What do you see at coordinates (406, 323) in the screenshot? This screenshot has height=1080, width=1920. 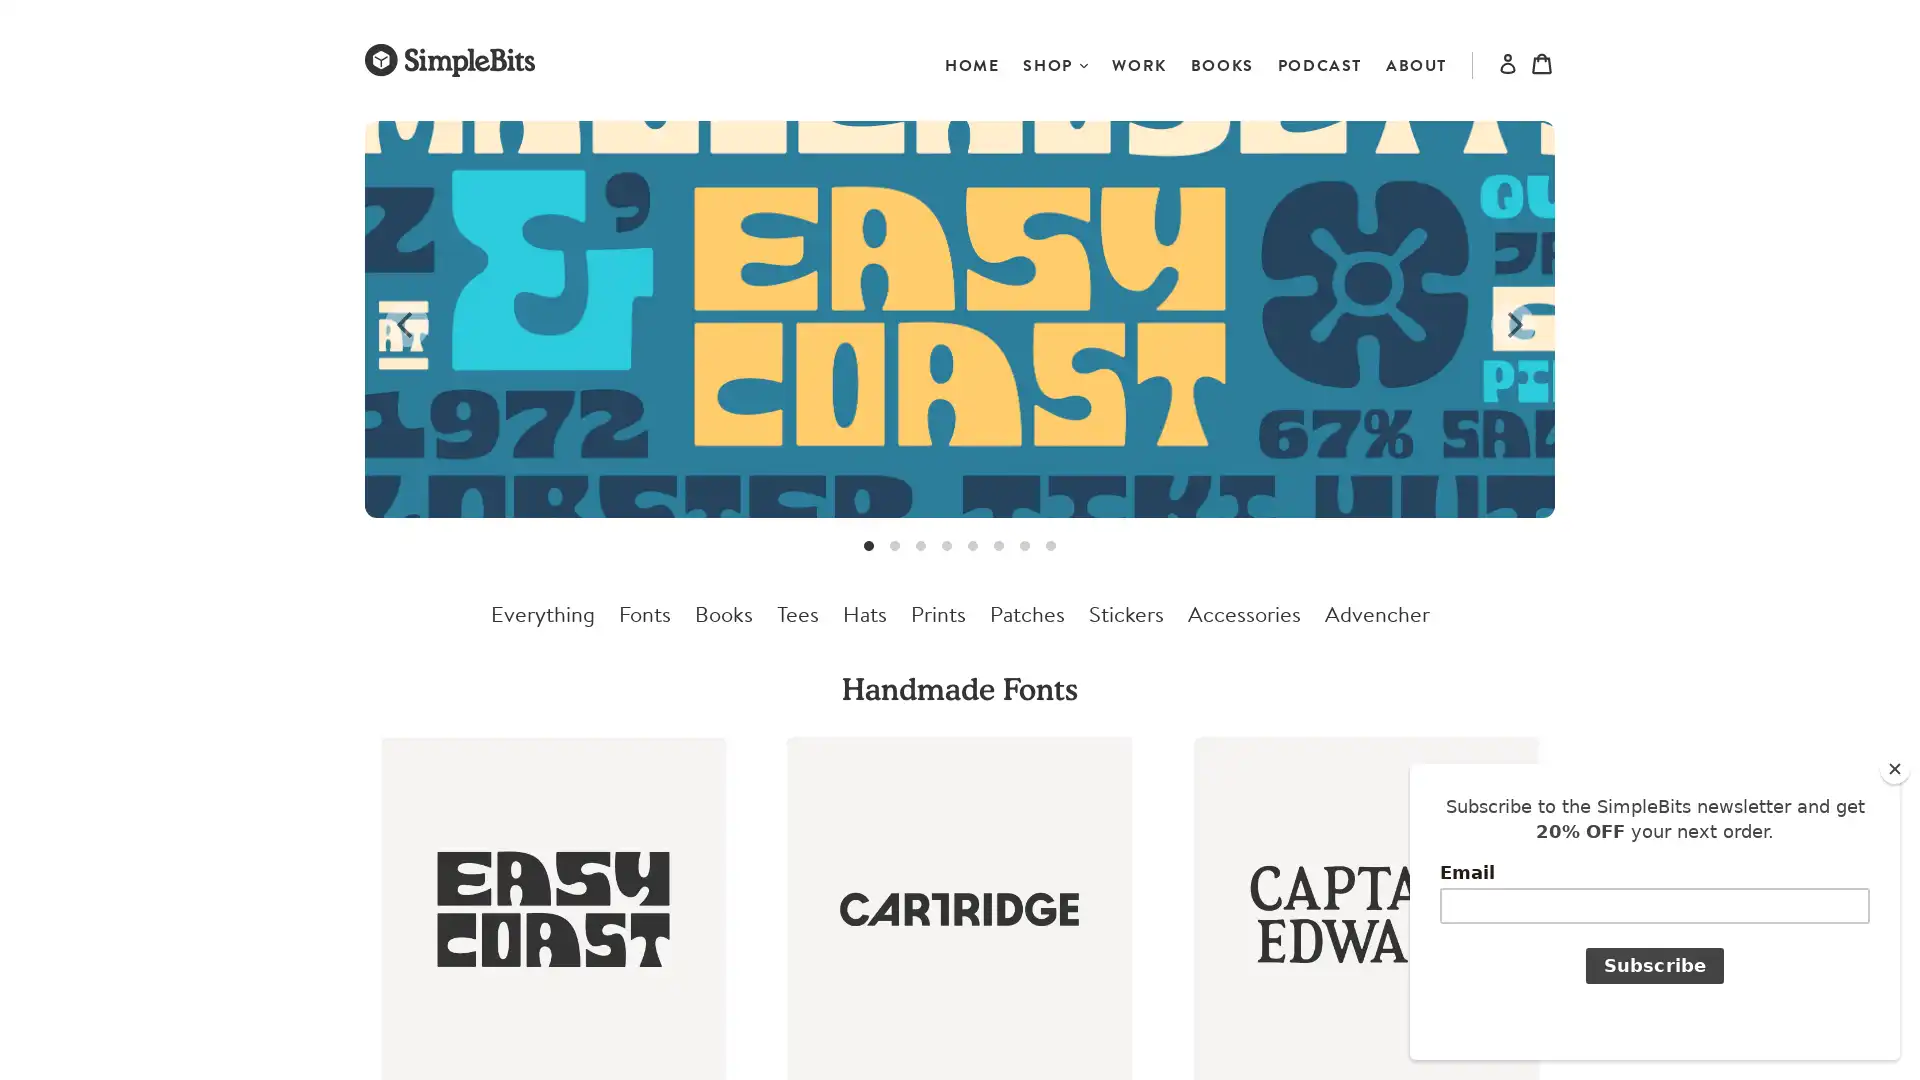 I see `Previous` at bounding box center [406, 323].